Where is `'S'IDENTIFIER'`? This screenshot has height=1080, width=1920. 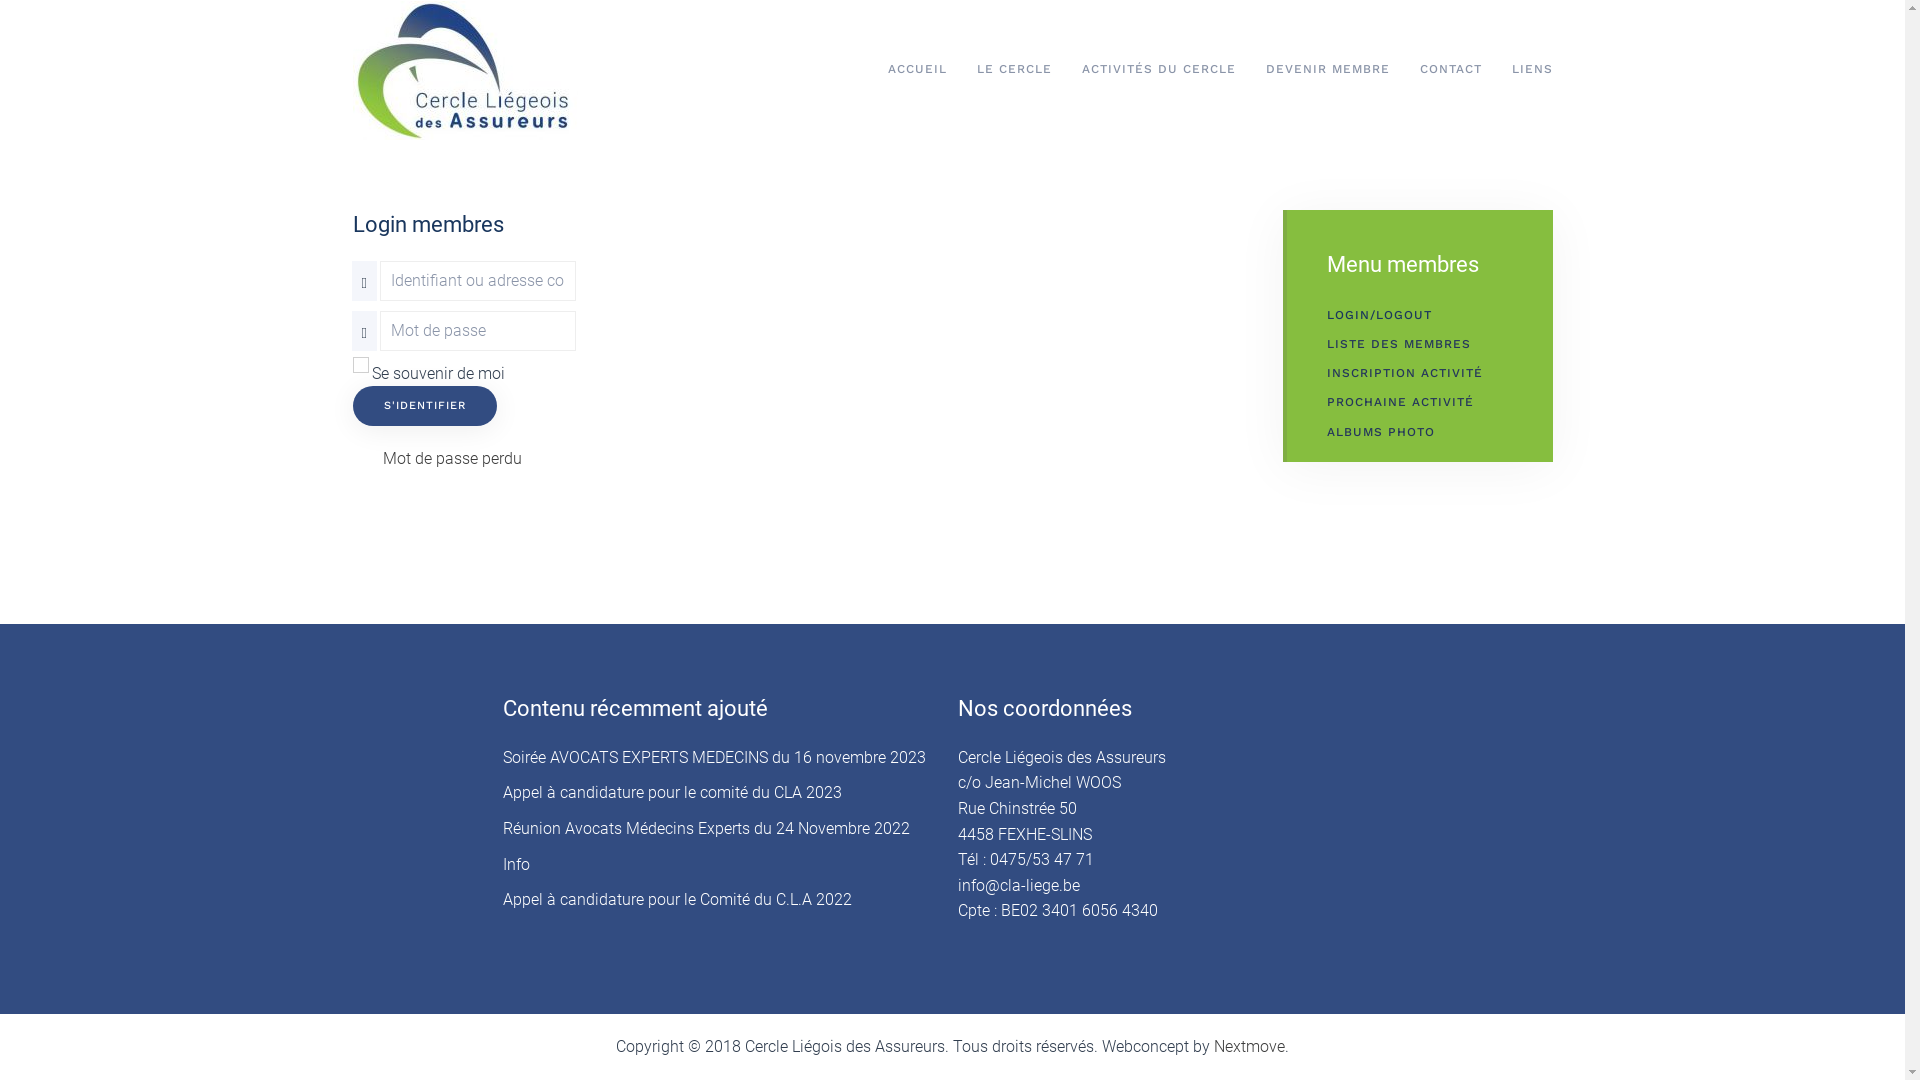
'S'IDENTIFIER' is located at coordinates (422, 405).